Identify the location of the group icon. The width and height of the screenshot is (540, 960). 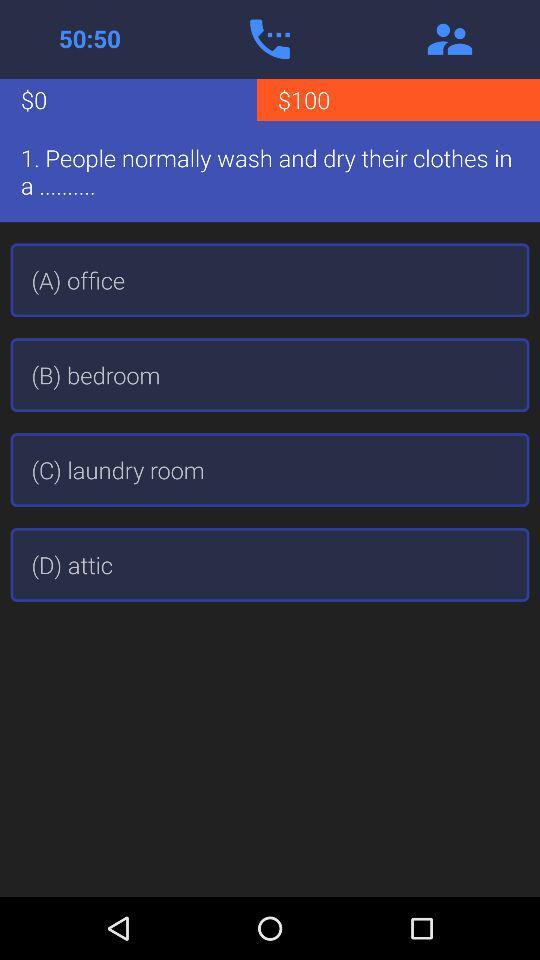
(449, 38).